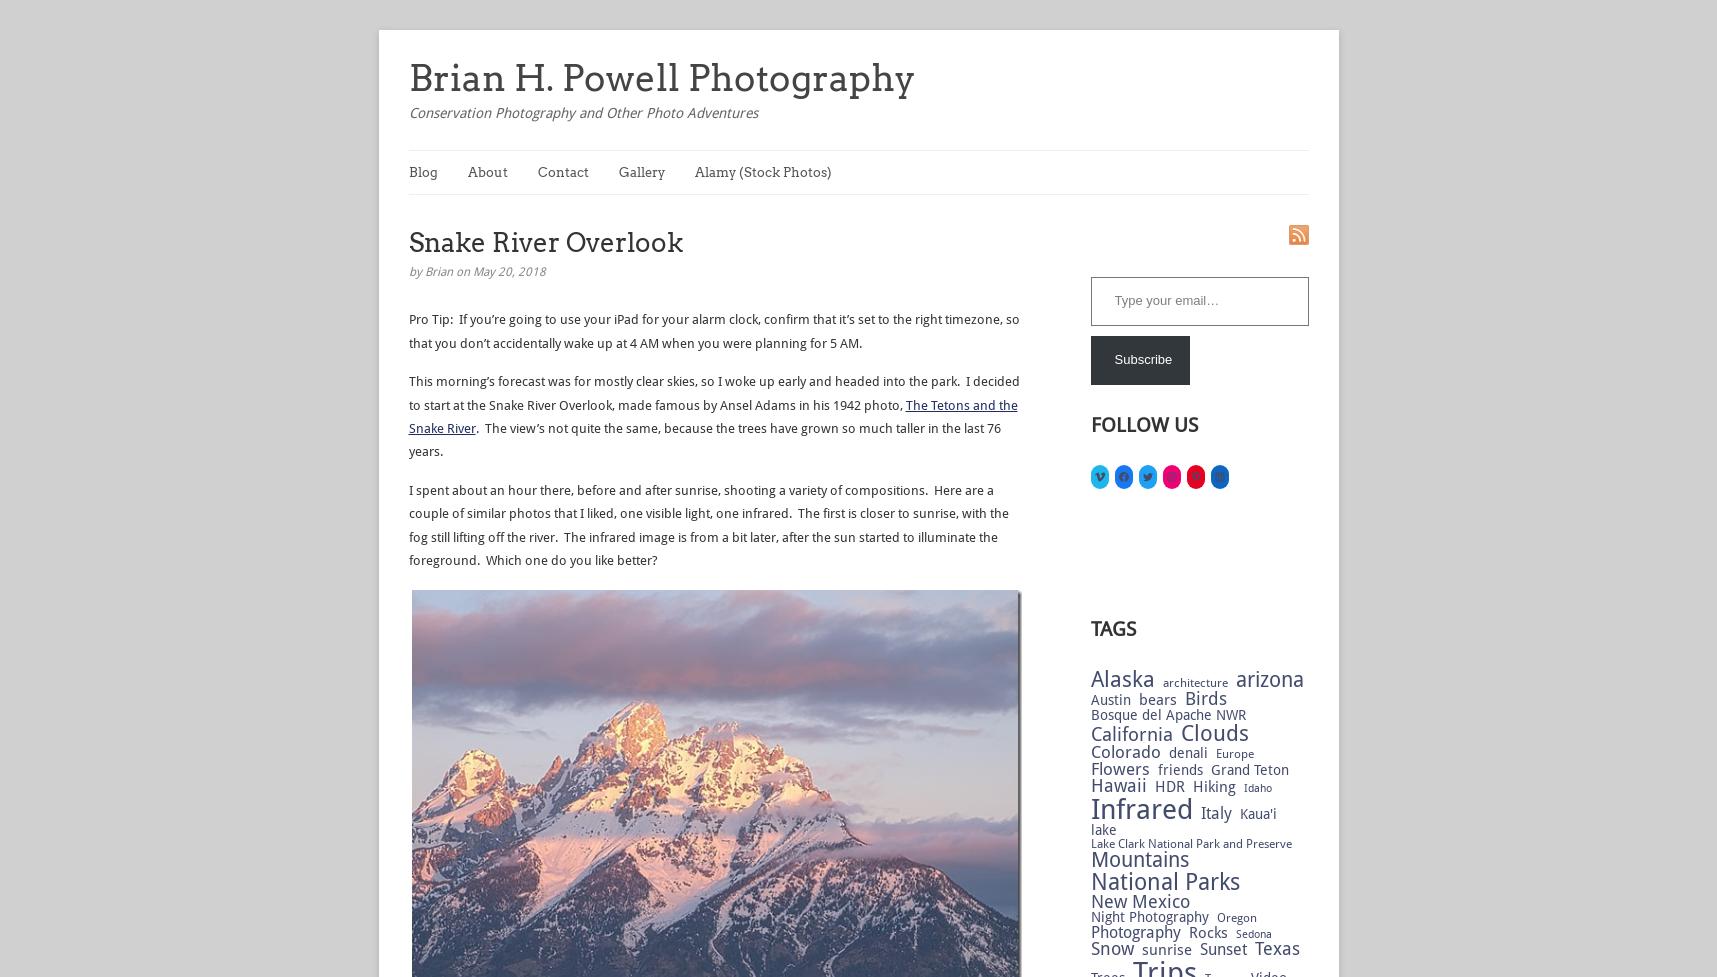 This screenshot has width=1717, height=977. What do you see at coordinates (707, 523) in the screenshot?
I see `'I spent about an hour there, before and after sunrise, shooting a variety of compositions.  Here are a couple of similar photos that I liked, one visible light, one infrared.  The first is closer to sunrise, with the fog still lifting off the river.  The infrared image is from a bit later, after the sun started to illuminate the foreground.  Which one do you like better?'` at bounding box center [707, 523].